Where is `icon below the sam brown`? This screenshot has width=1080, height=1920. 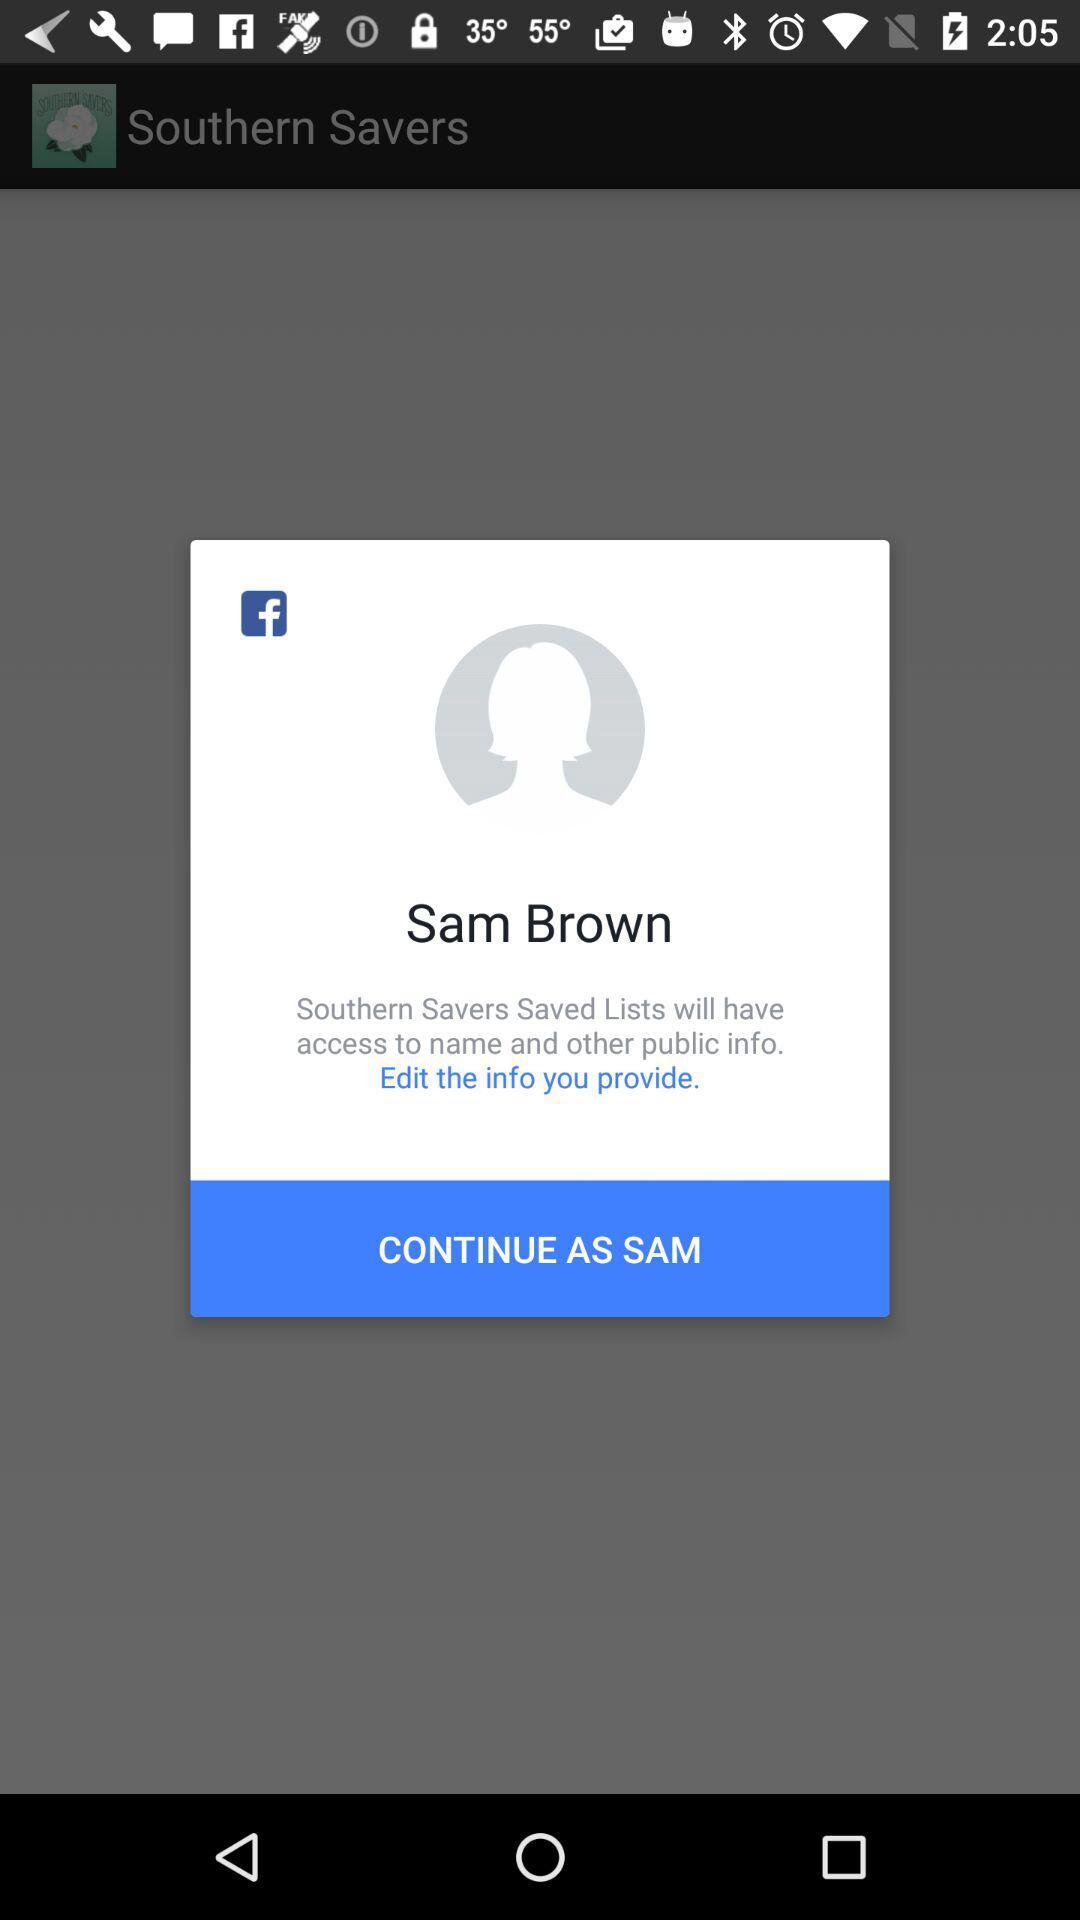 icon below the sam brown is located at coordinates (540, 1041).